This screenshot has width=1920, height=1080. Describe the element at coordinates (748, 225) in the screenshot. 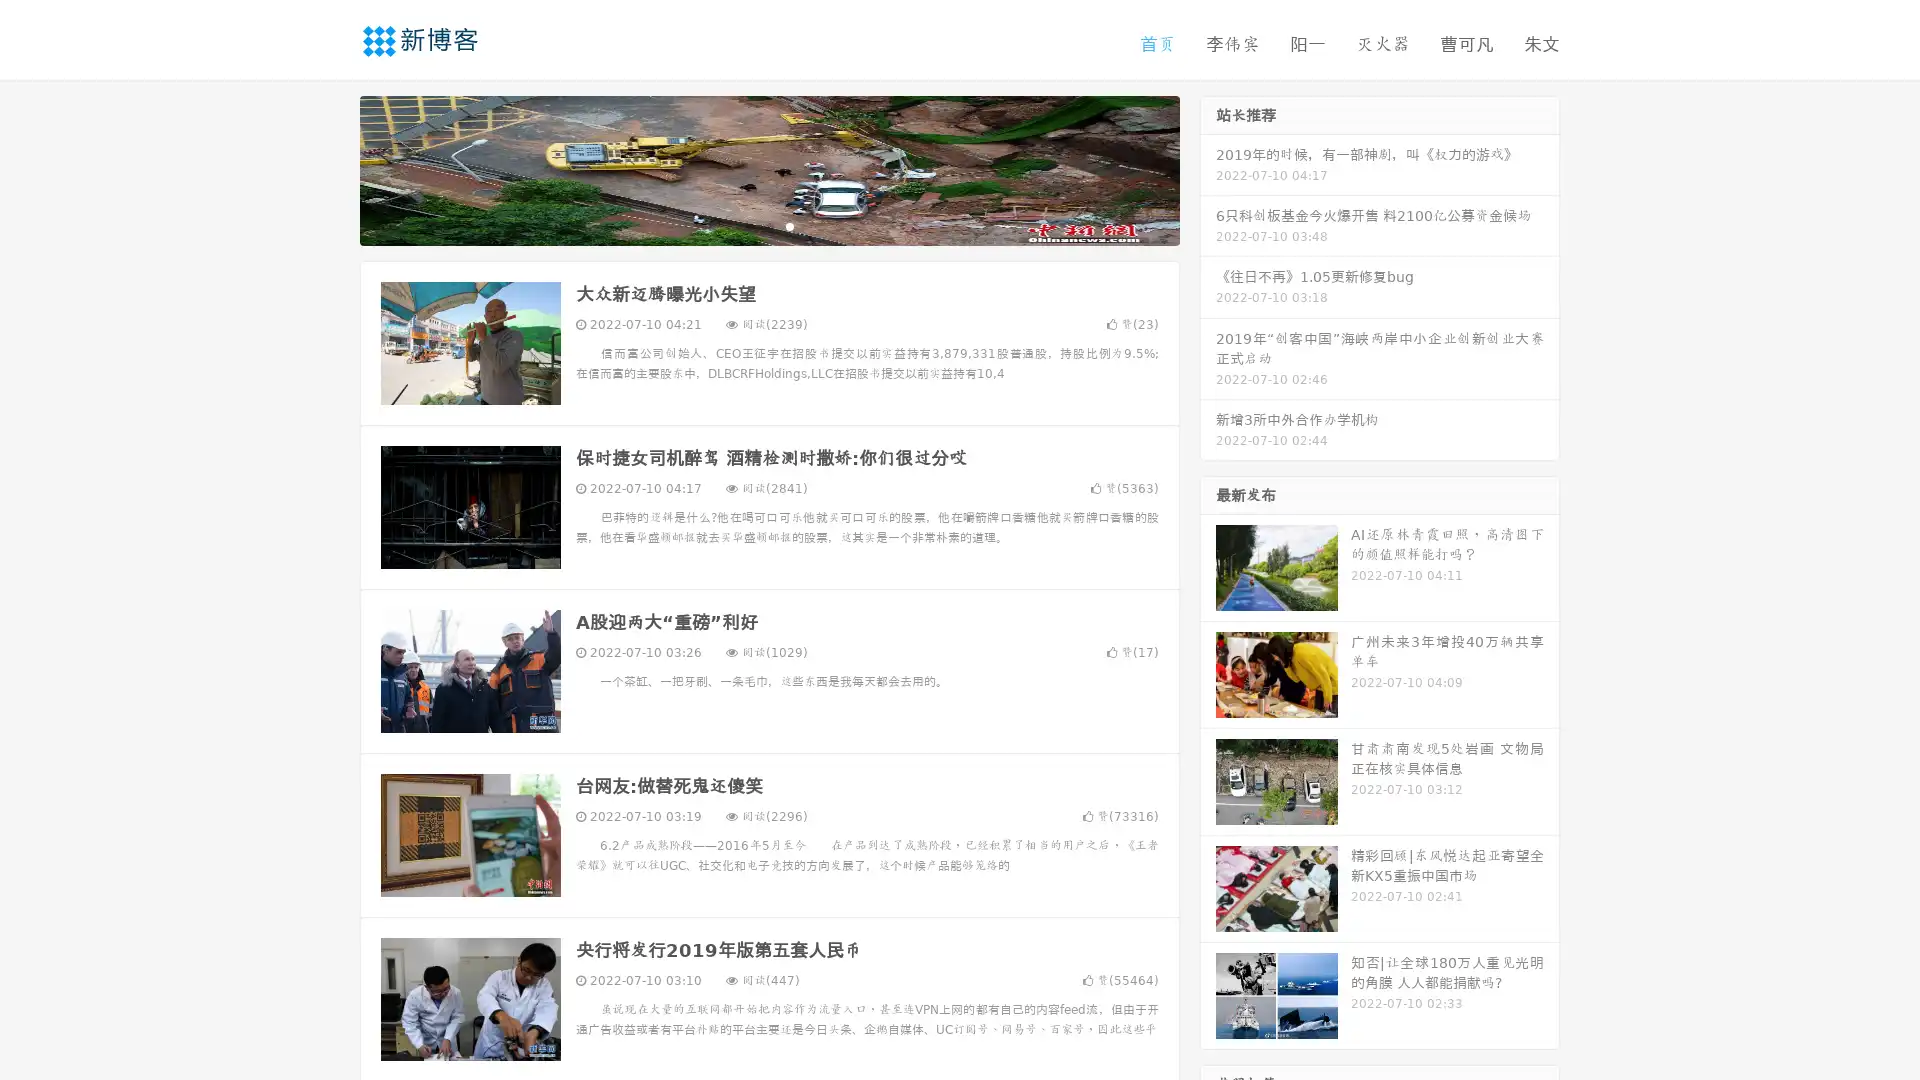

I see `Go to slide 1` at that location.